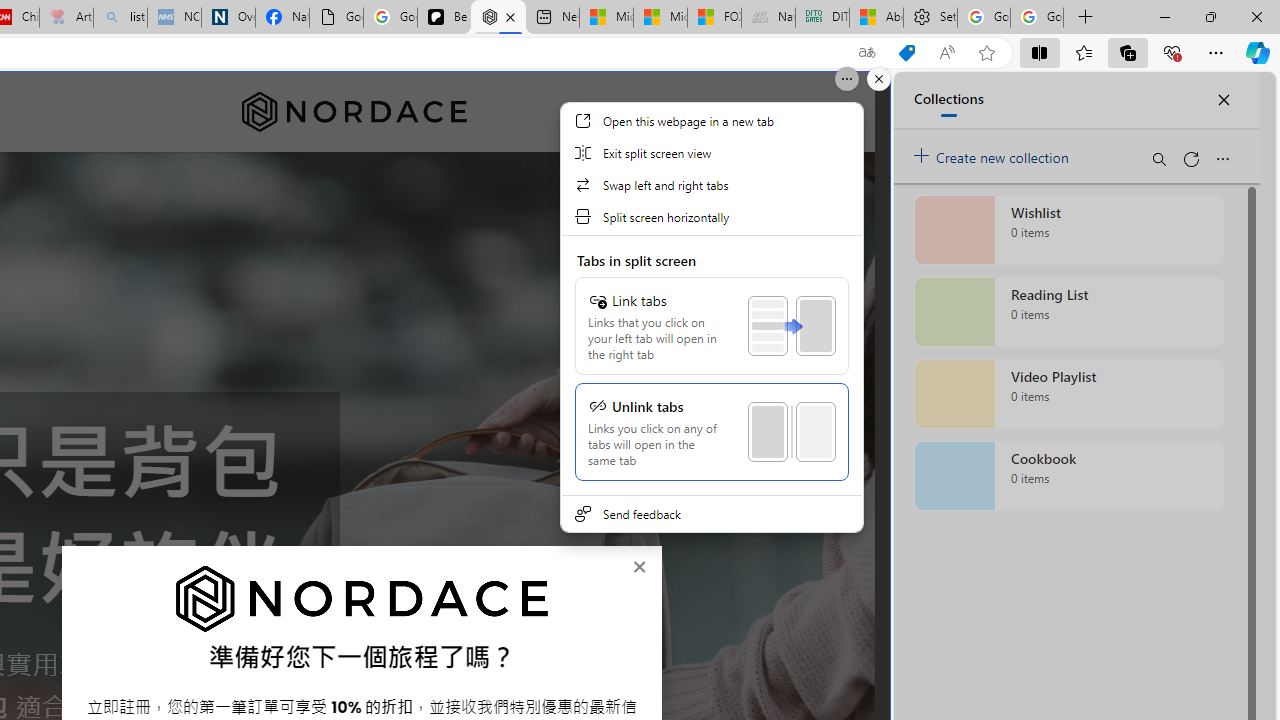 The height and width of the screenshot is (720, 1280). Describe the element at coordinates (712, 328) in the screenshot. I see `'Class: MenuScrollViewContainer'` at that location.